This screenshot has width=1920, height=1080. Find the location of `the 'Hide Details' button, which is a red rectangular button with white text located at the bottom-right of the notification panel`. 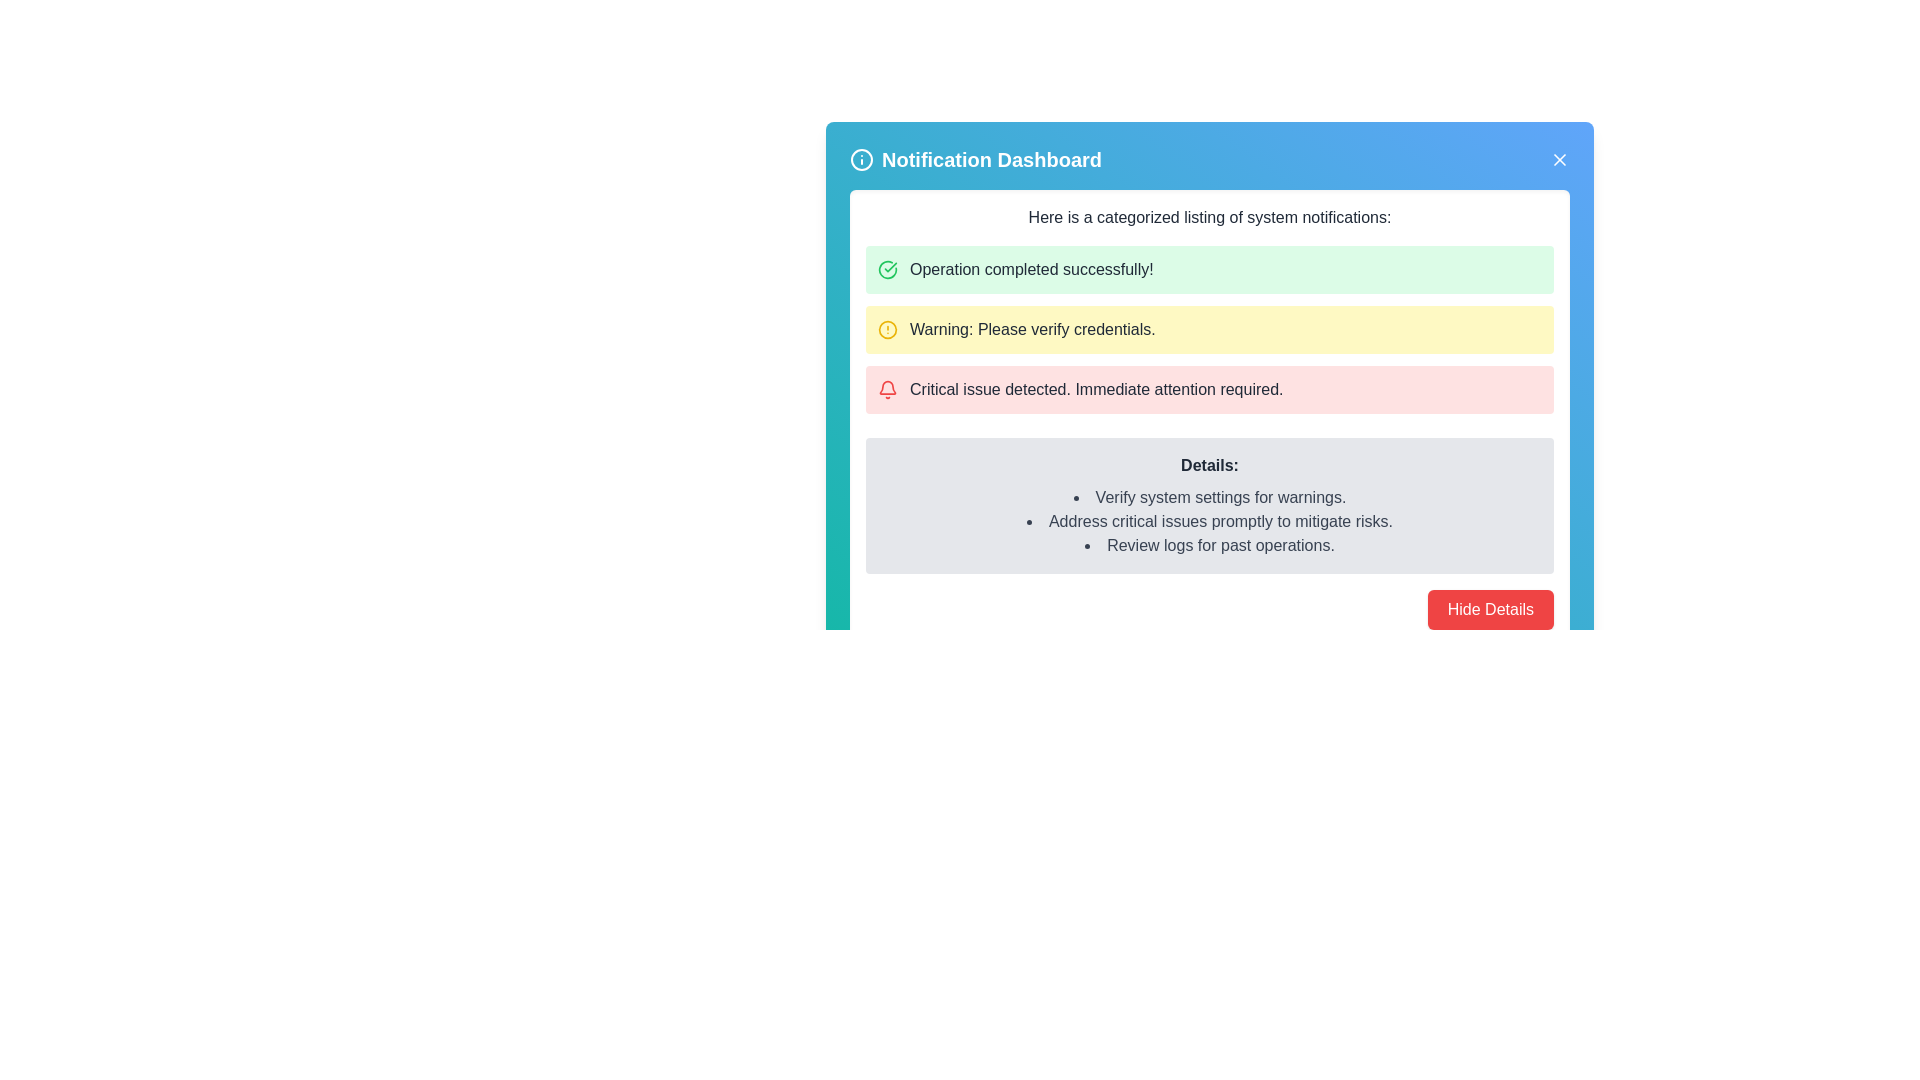

the 'Hide Details' button, which is a red rectangular button with white text located at the bottom-right of the notification panel is located at coordinates (1490, 608).